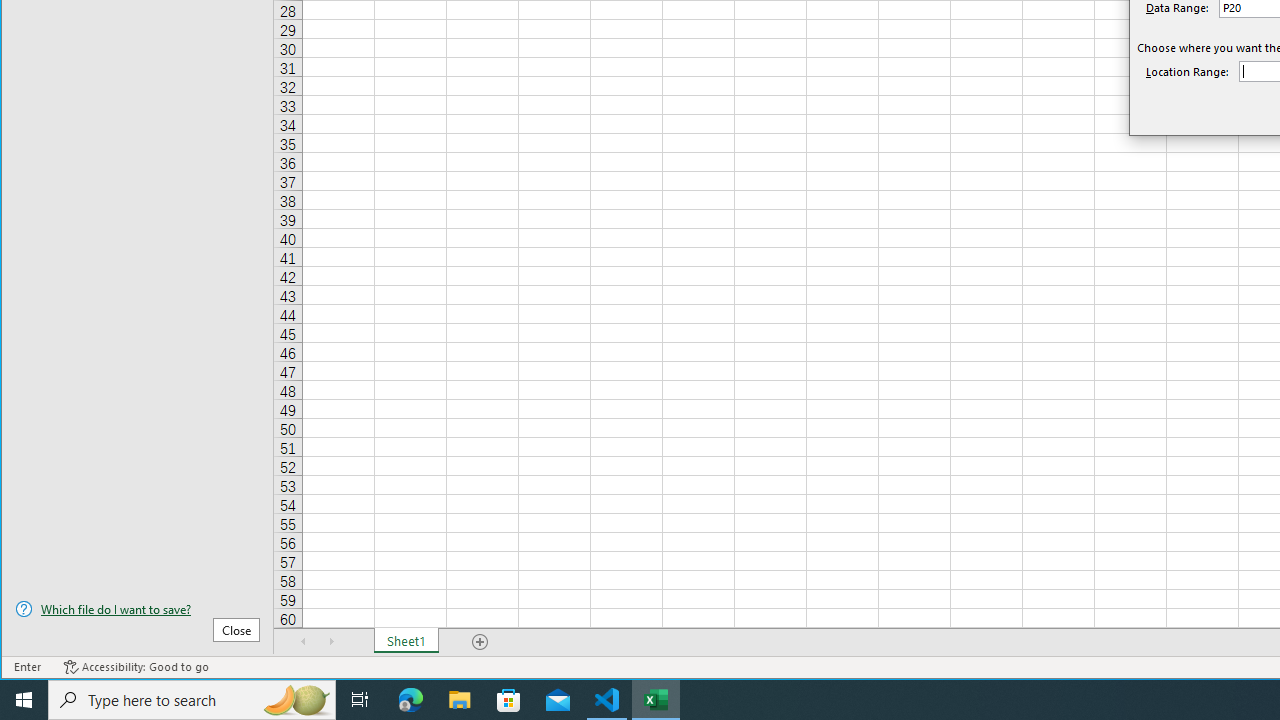 This screenshot has height=720, width=1280. I want to click on 'Microsoft Store', so click(509, 698).